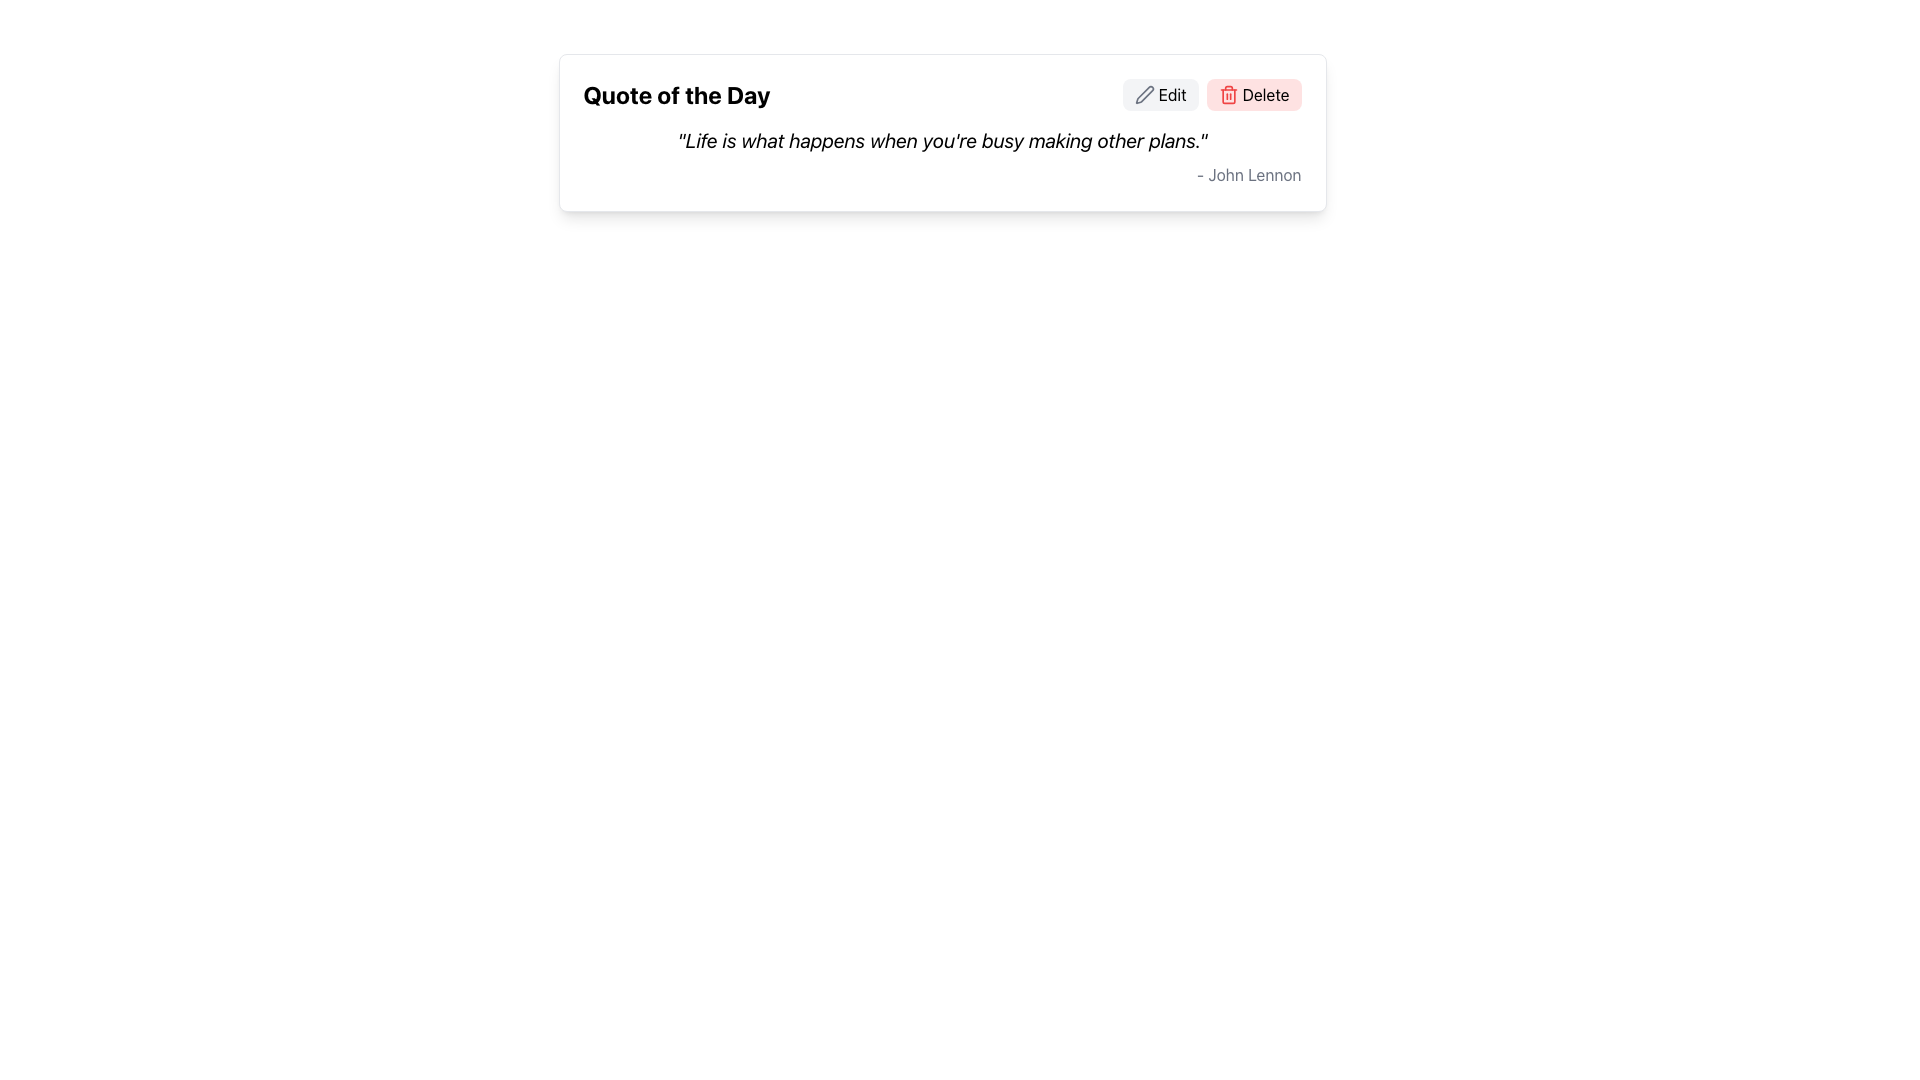 The height and width of the screenshot is (1080, 1920). What do you see at coordinates (1160, 95) in the screenshot?
I see `the 'Edit' button with a pen icon, which is located at the top-right corner of the card component` at bounding box center [1160, 95].